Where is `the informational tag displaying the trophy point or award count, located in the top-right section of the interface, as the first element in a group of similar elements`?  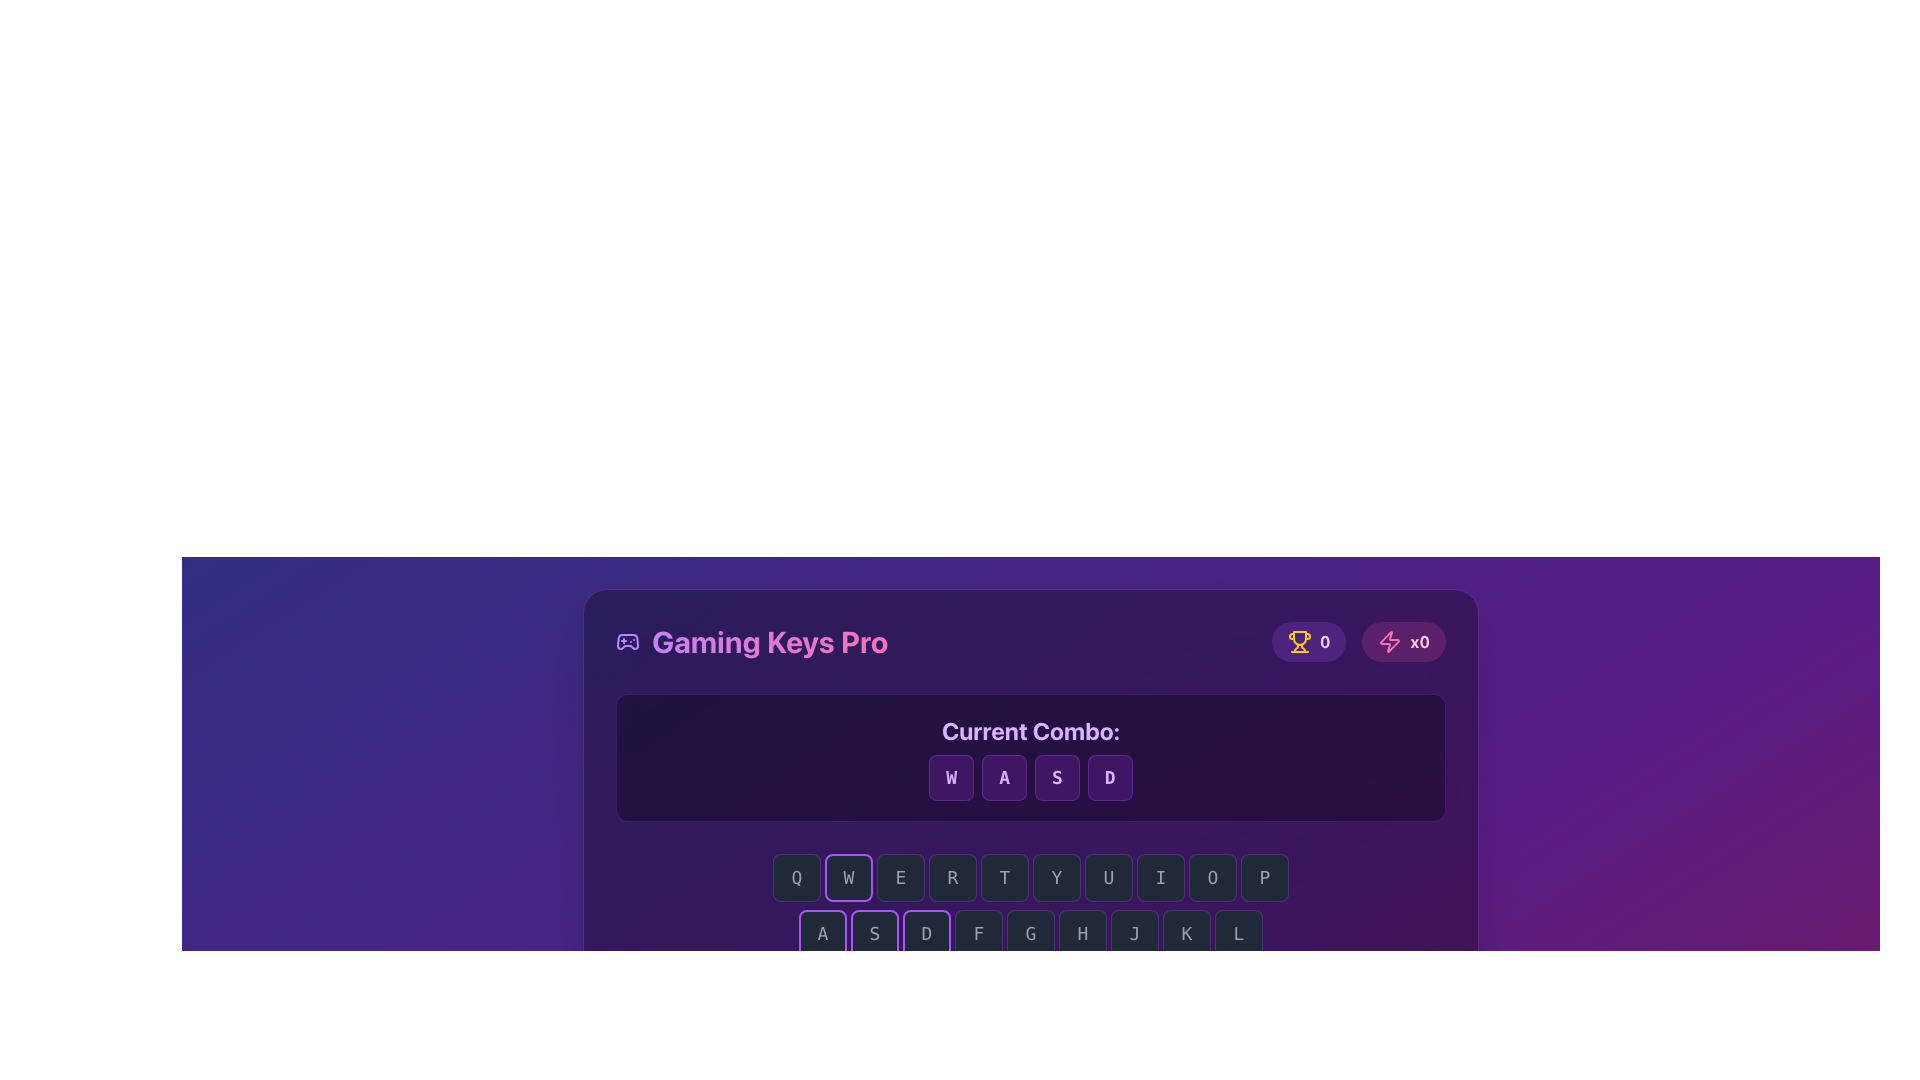
the informational tag displaying the trophy point or award count, located in the top-right section of the interface, as the first element in a group of similar elements is located at coordinates (1309, 641).